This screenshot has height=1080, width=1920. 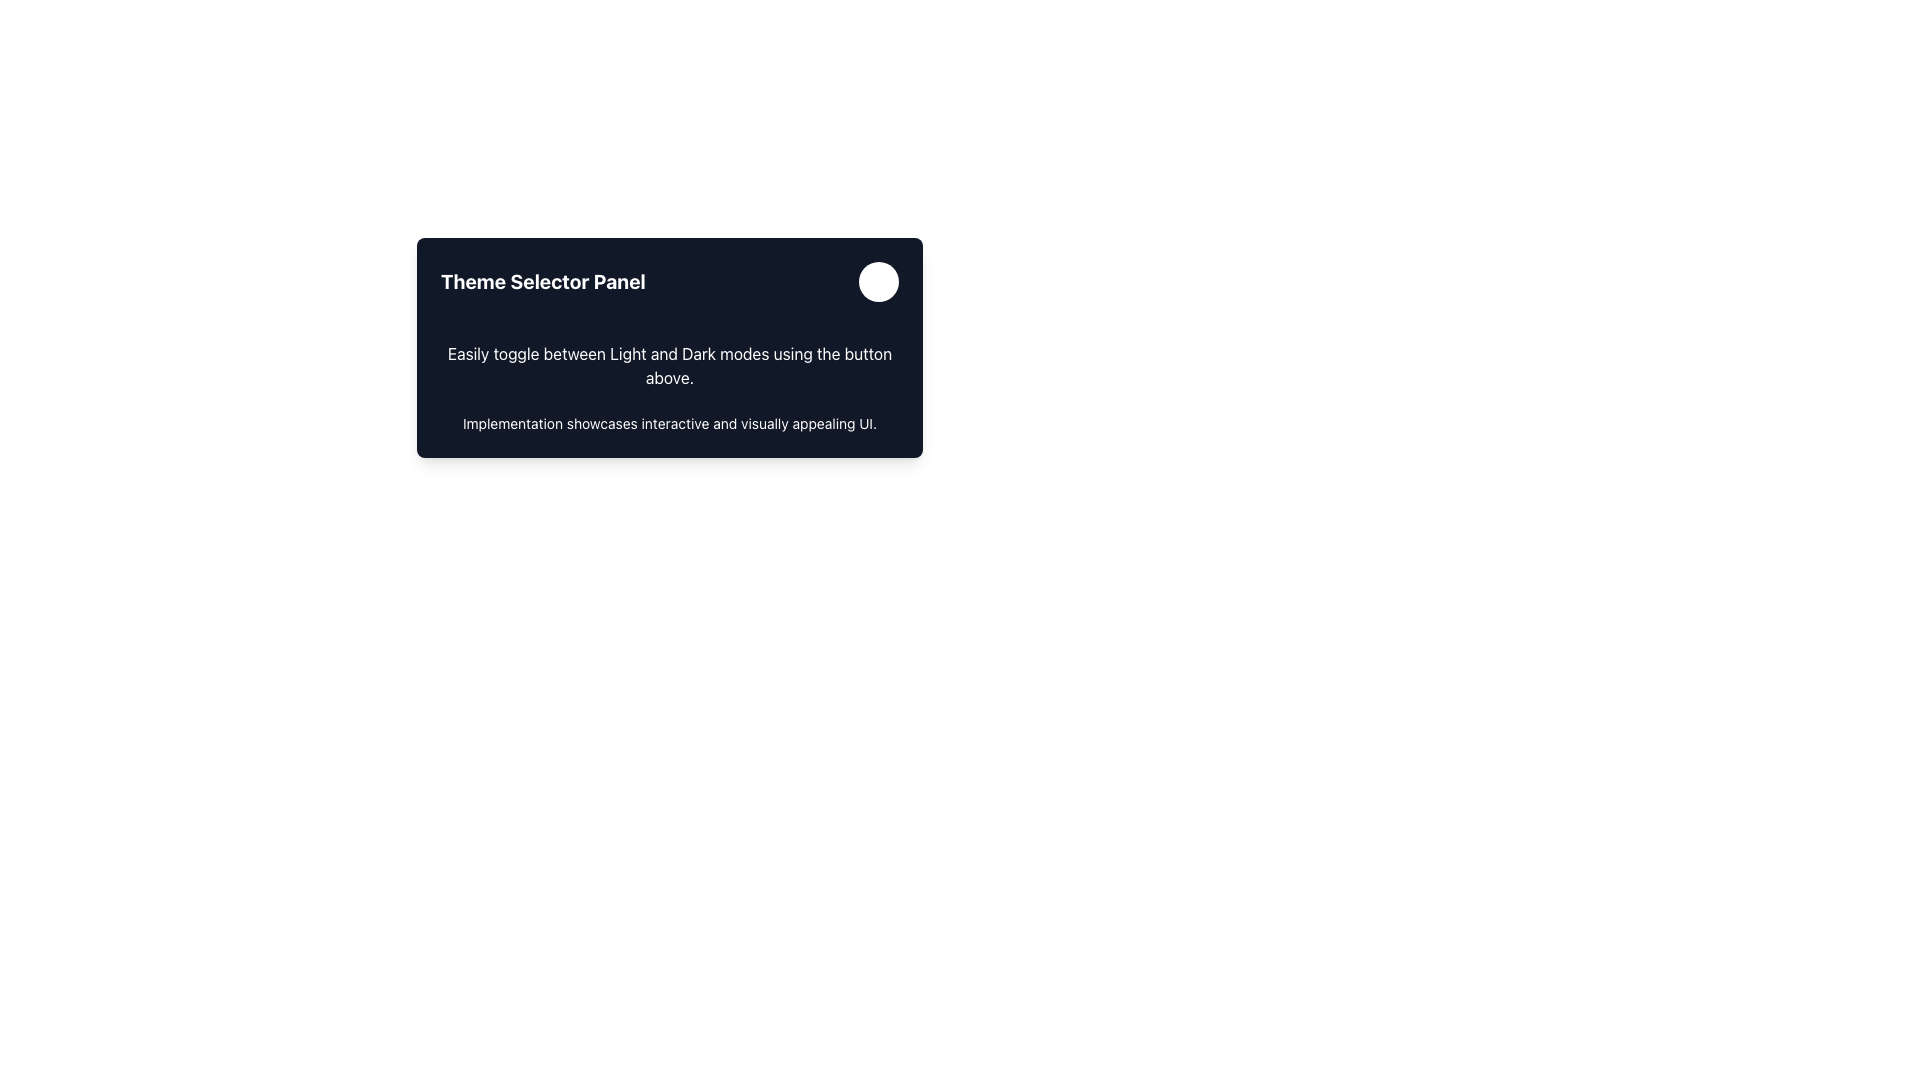 I want to click on the Informational Panel titled 'Theme Selector Panel', which features a dark background, rounded corners, and white typography, so click(x=670, y=442).